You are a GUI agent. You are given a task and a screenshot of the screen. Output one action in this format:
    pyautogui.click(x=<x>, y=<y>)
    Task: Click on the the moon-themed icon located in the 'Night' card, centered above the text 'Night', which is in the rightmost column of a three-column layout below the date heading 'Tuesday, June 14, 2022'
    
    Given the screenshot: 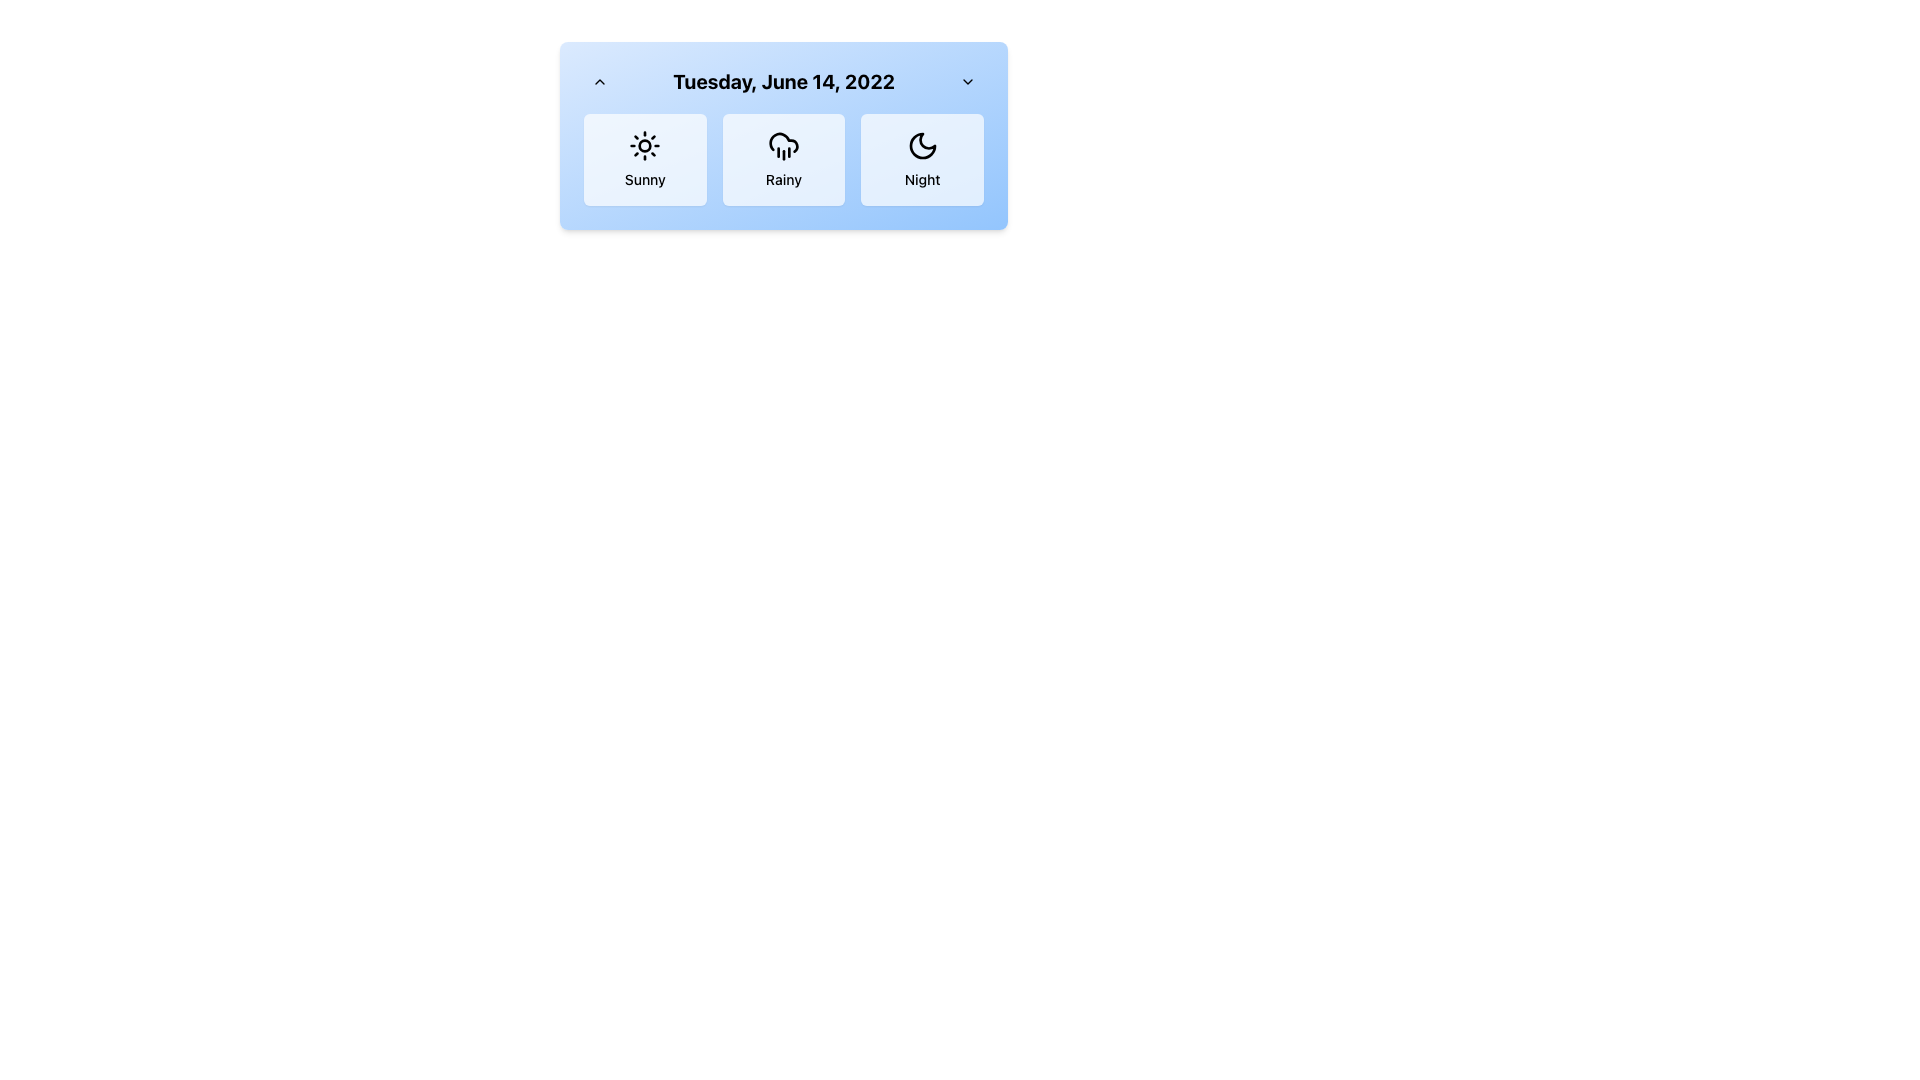 What is the action you would take?
    pyautogui.click(x=921, y=145)
    